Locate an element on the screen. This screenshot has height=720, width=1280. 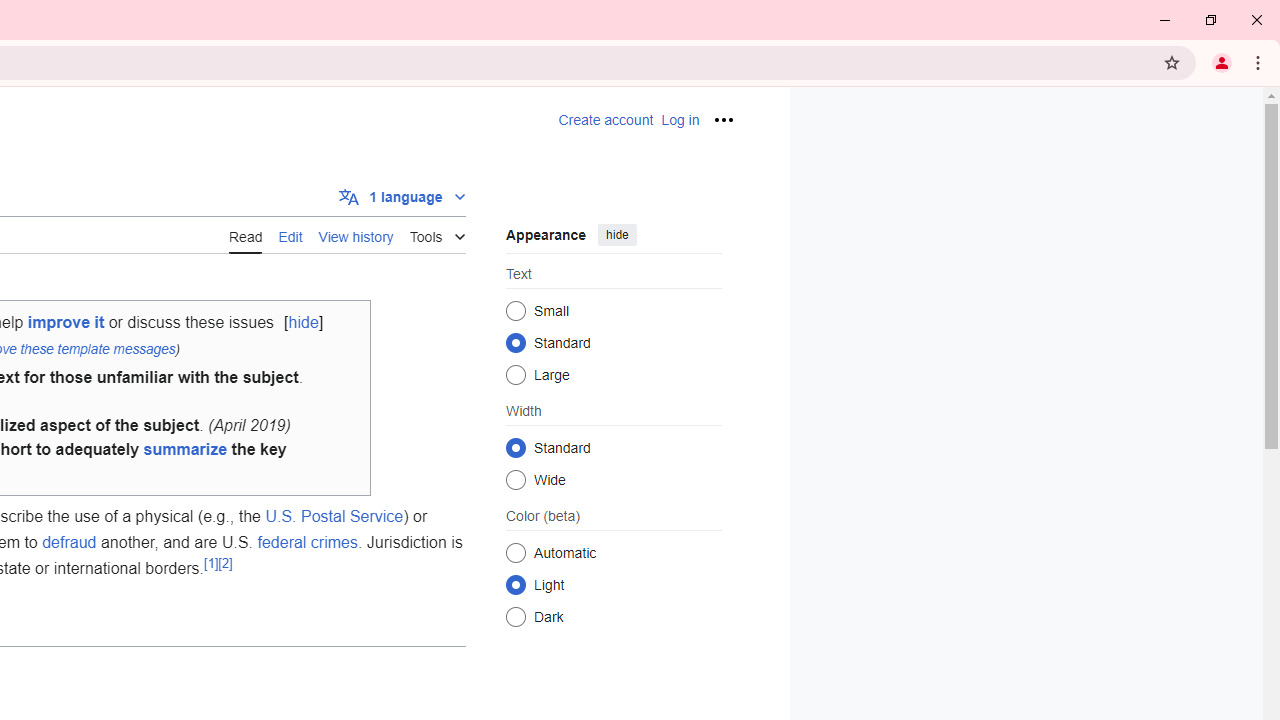
'Personal tools' is located at coordinates (722, 119).